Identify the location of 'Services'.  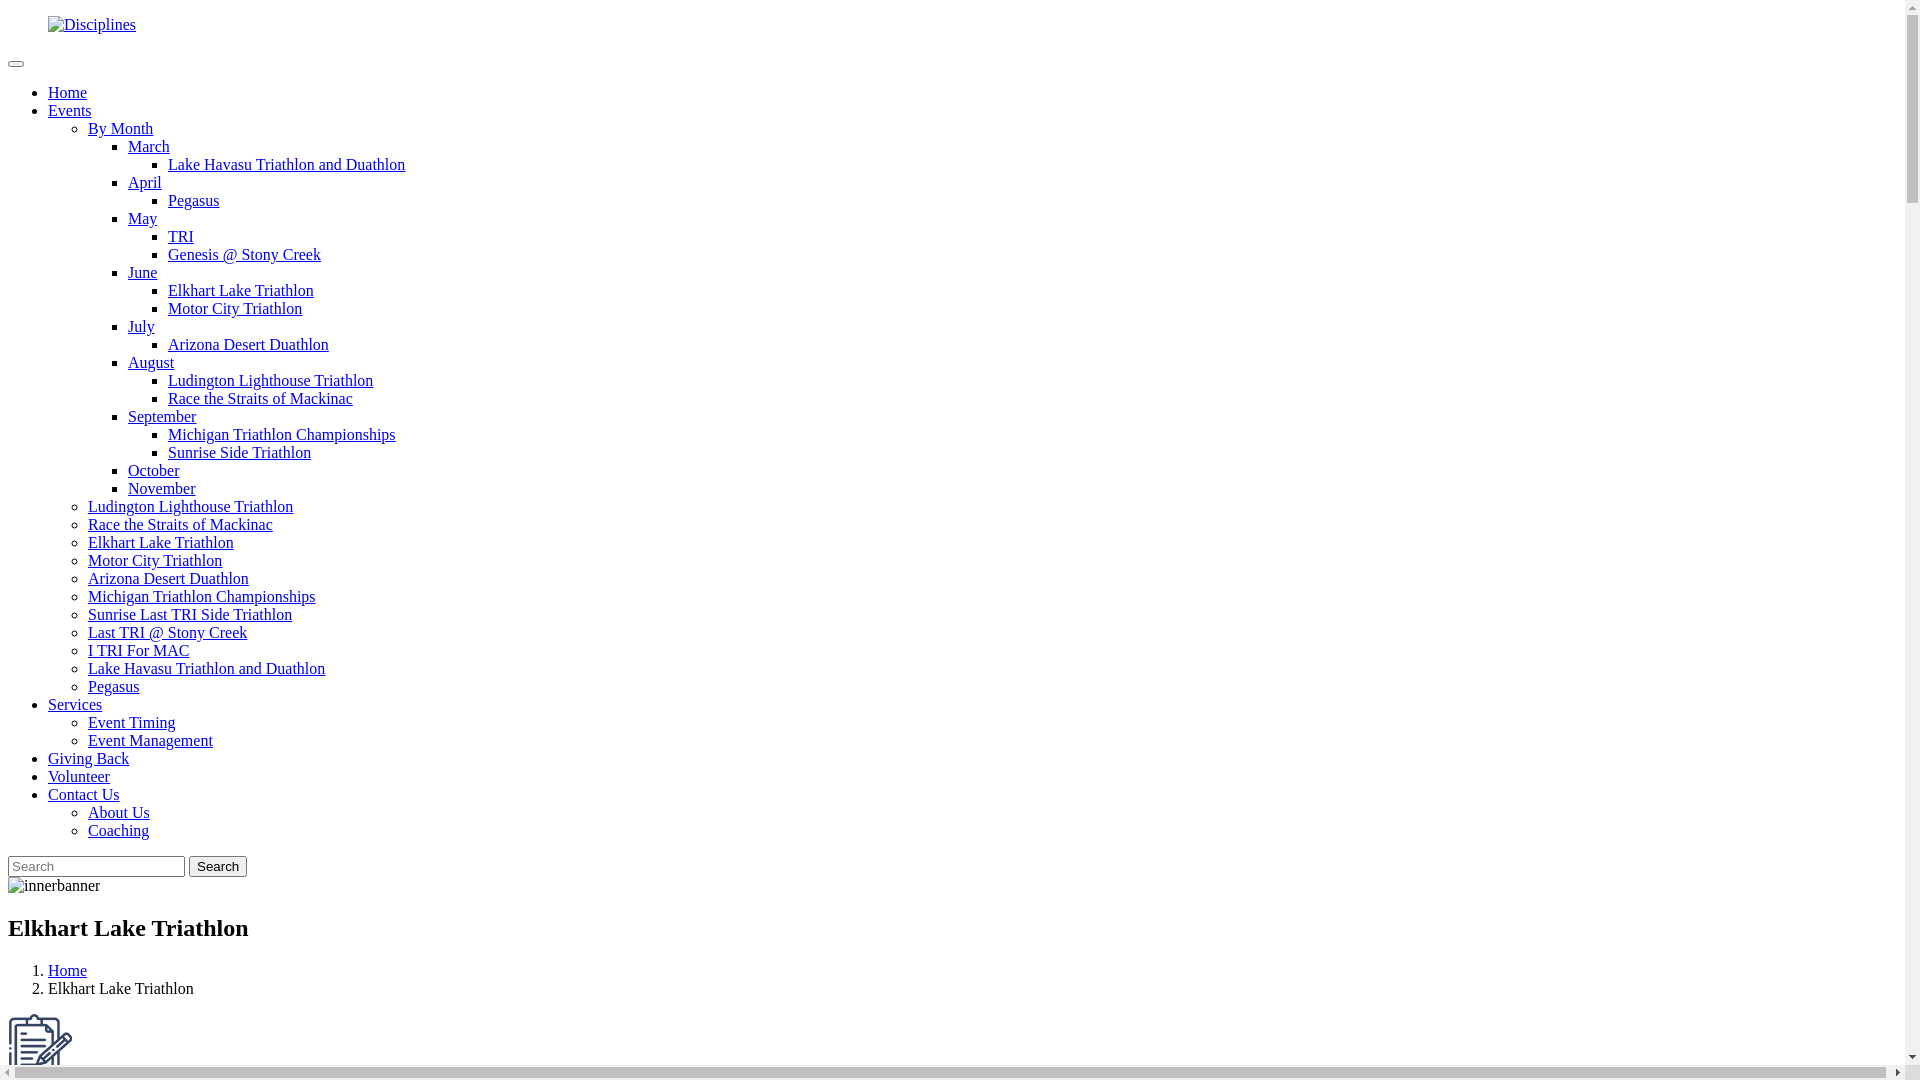
(48, 703).